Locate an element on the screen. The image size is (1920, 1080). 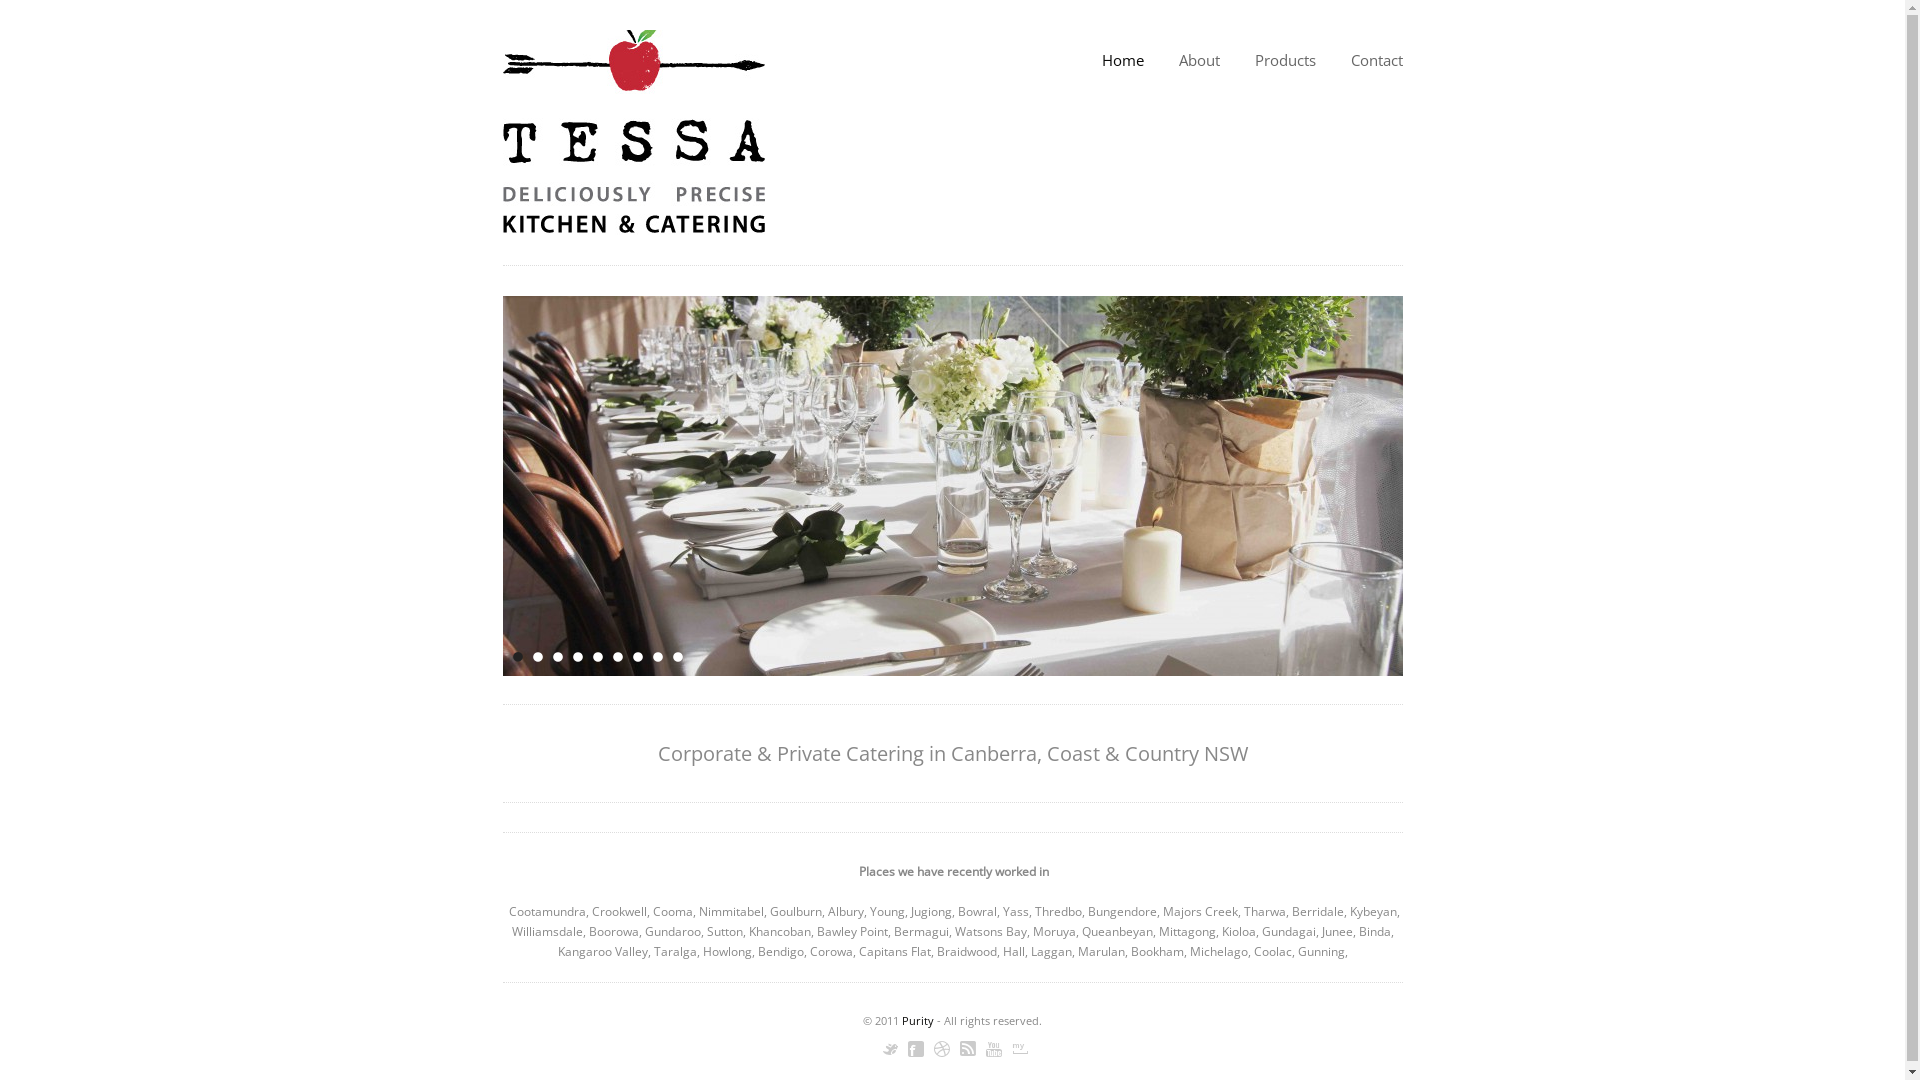
'8' is located at coordinates (657, 656).